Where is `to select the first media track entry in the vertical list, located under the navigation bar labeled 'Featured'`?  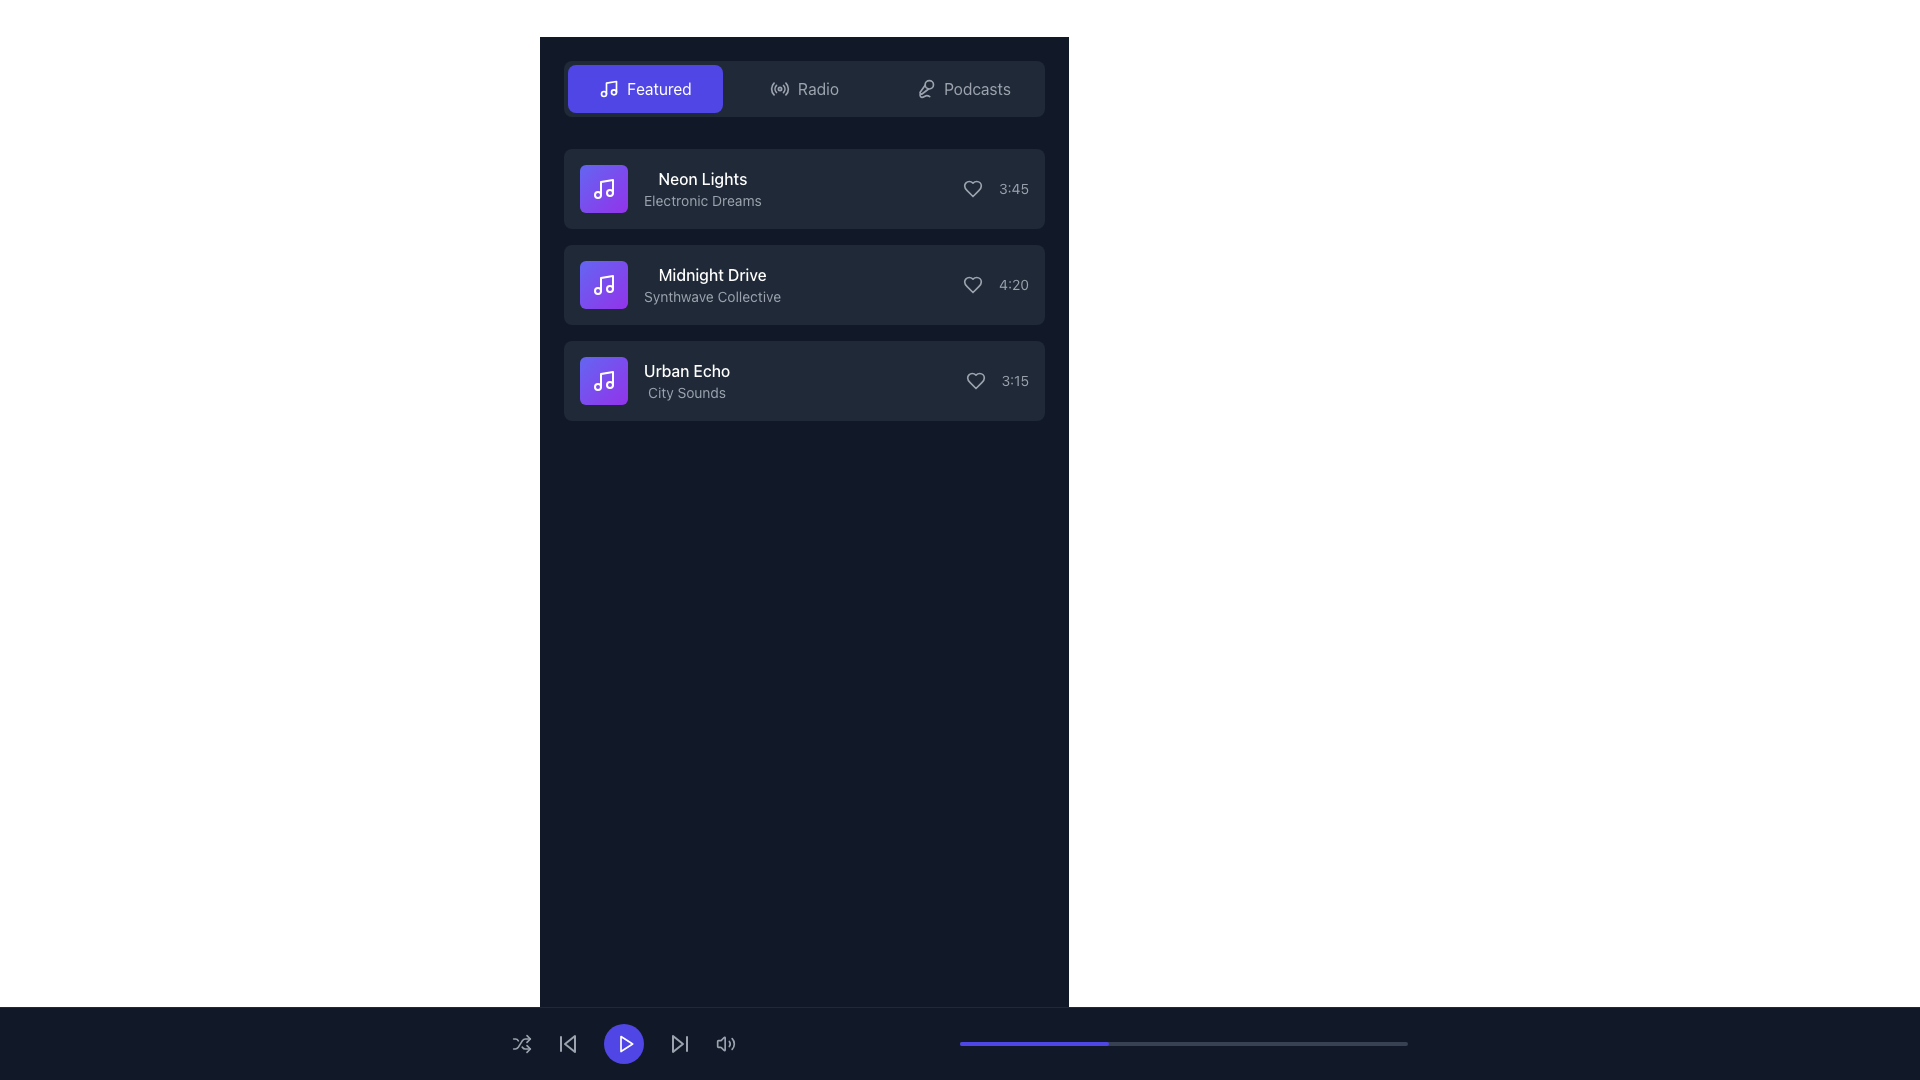 to select the first media track entry in the vertical list, located under the navigation bar labeled 'Featured' is located at coordinates (804, 189).